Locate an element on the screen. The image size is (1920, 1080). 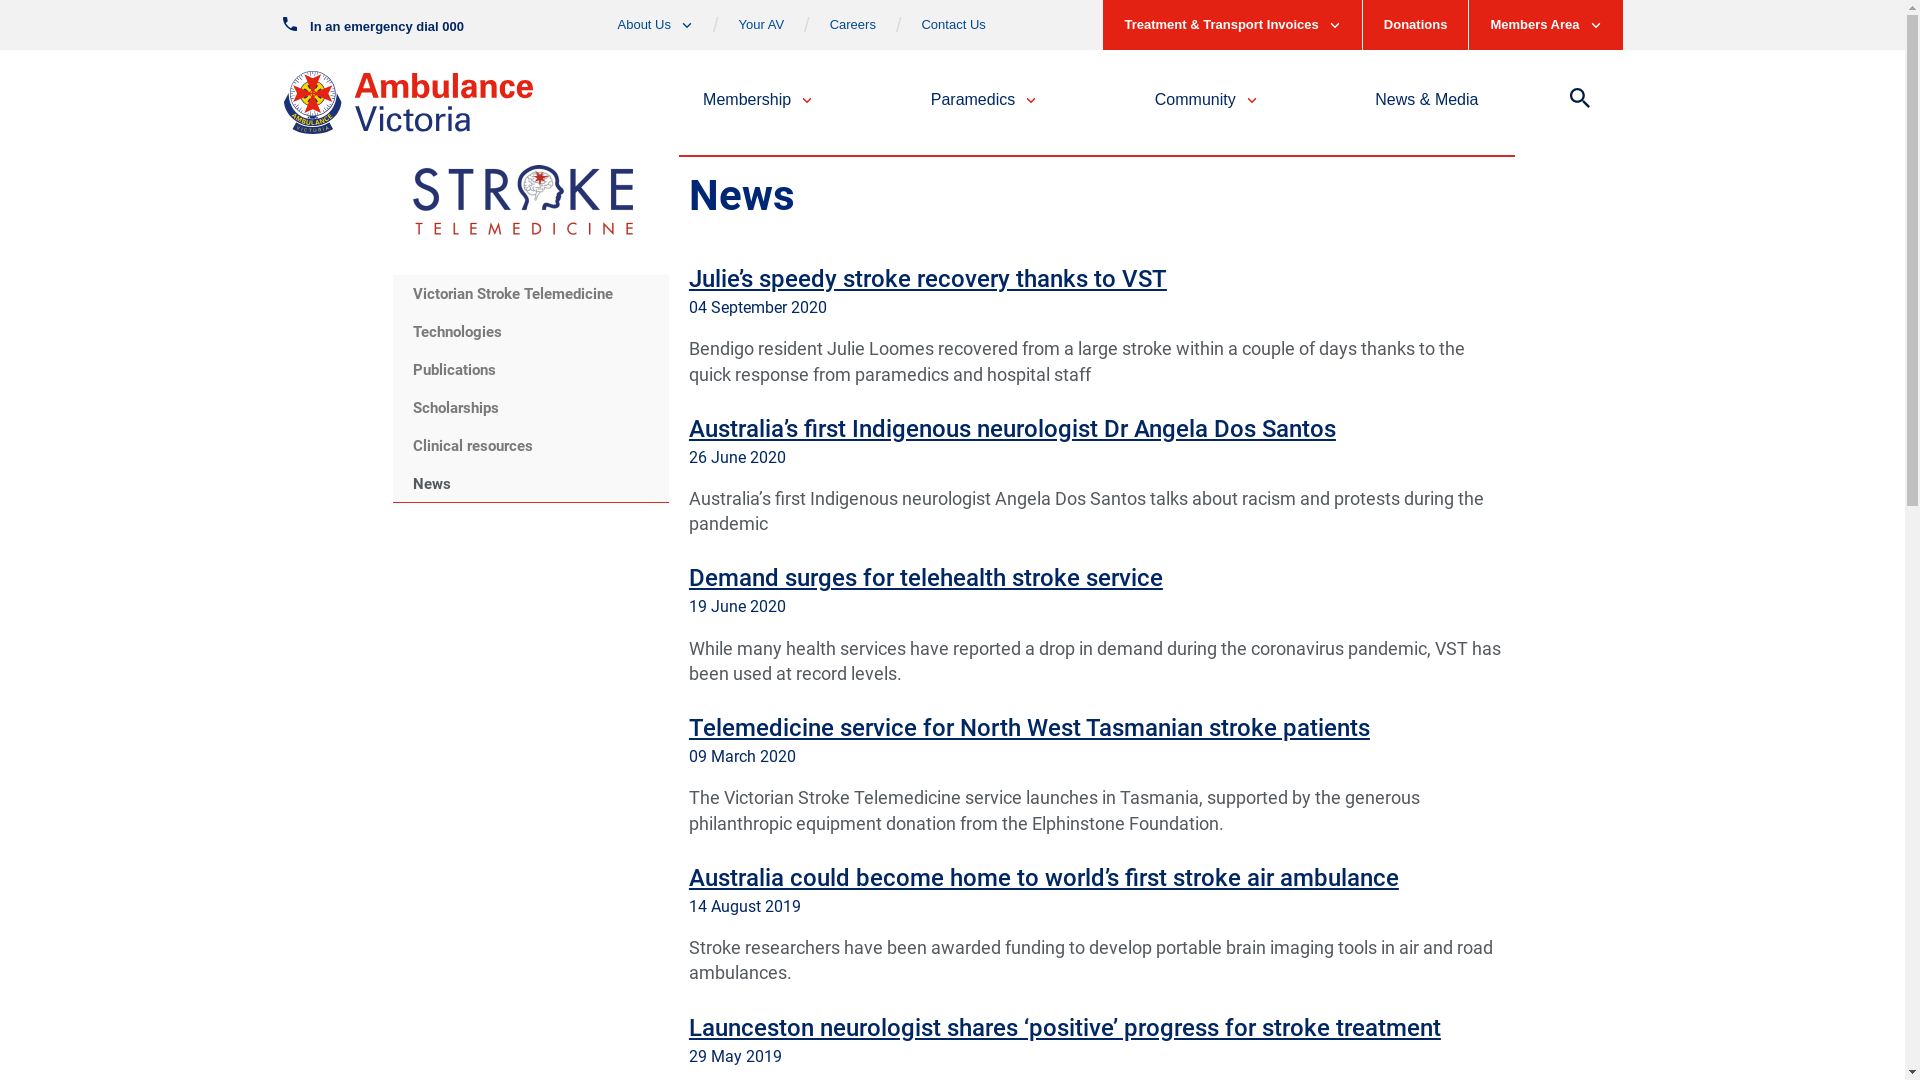
'Careers' is located at coordinates (853, 26).